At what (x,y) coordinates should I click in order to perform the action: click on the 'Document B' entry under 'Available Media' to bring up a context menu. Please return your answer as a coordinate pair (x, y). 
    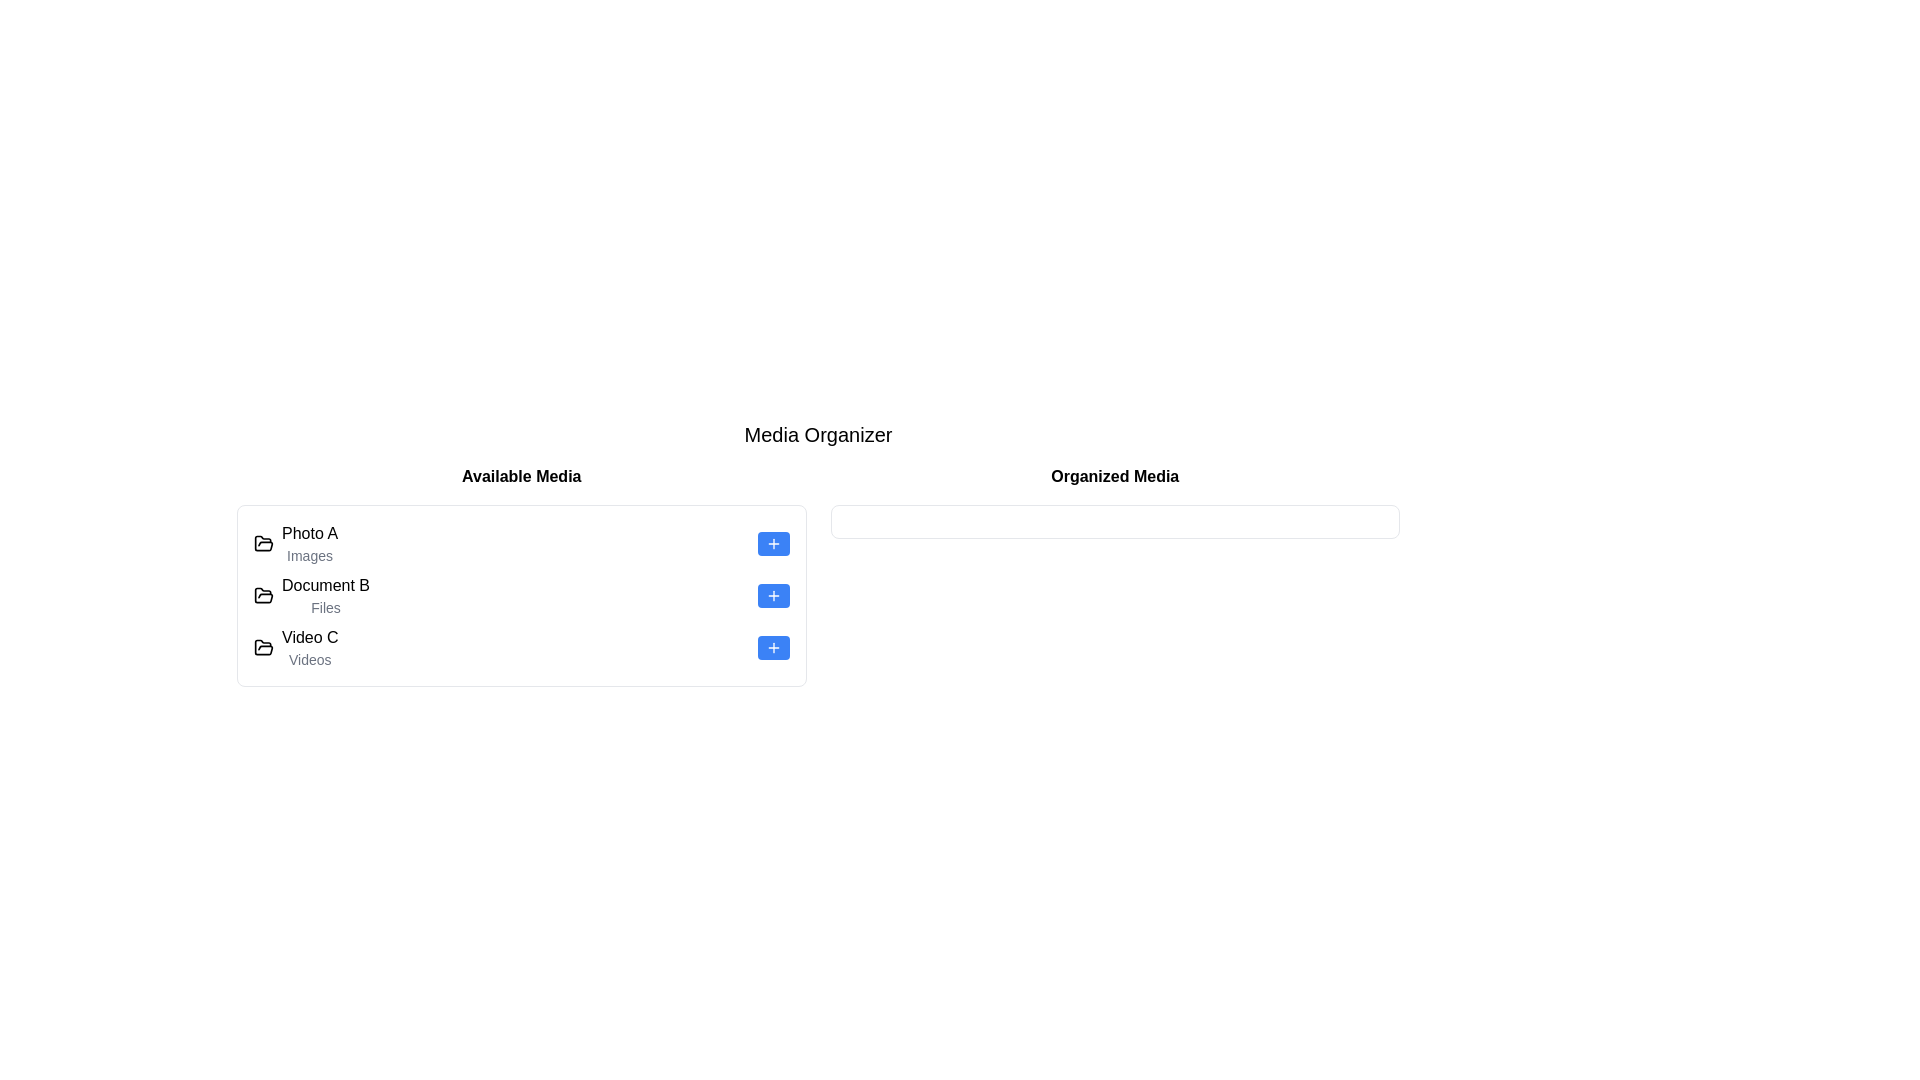
    Looking at the image, I should click on (521, 575).